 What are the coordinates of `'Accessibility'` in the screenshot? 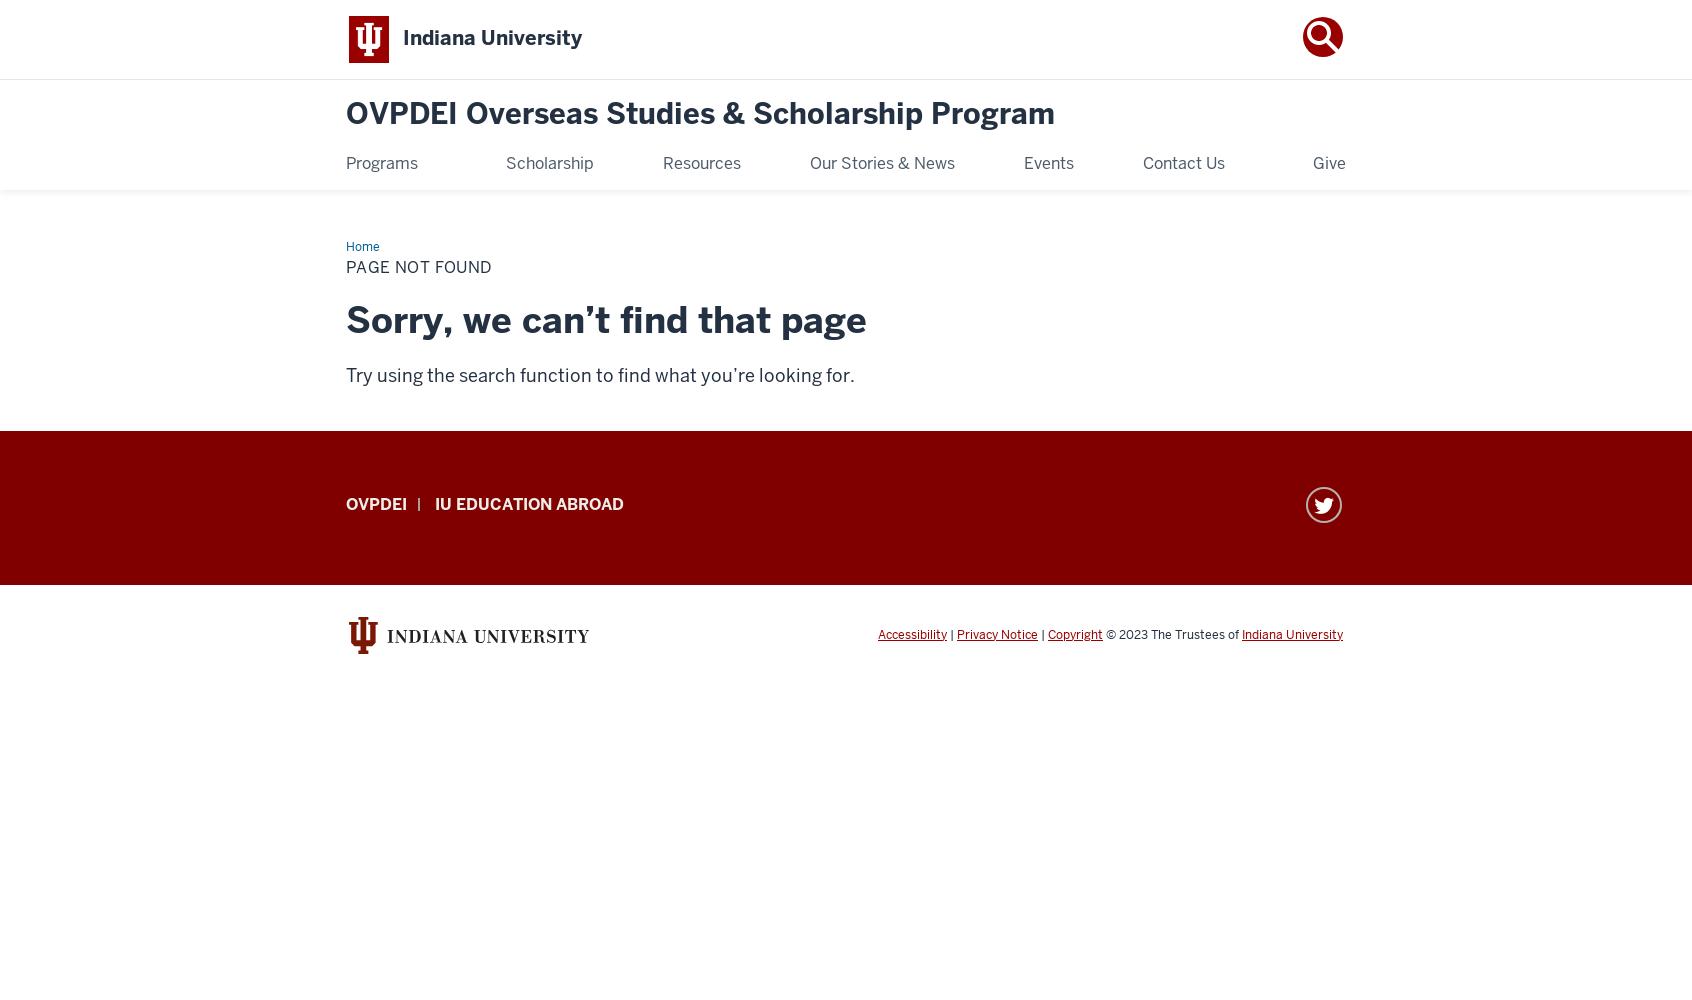 It's located at (911, 634).